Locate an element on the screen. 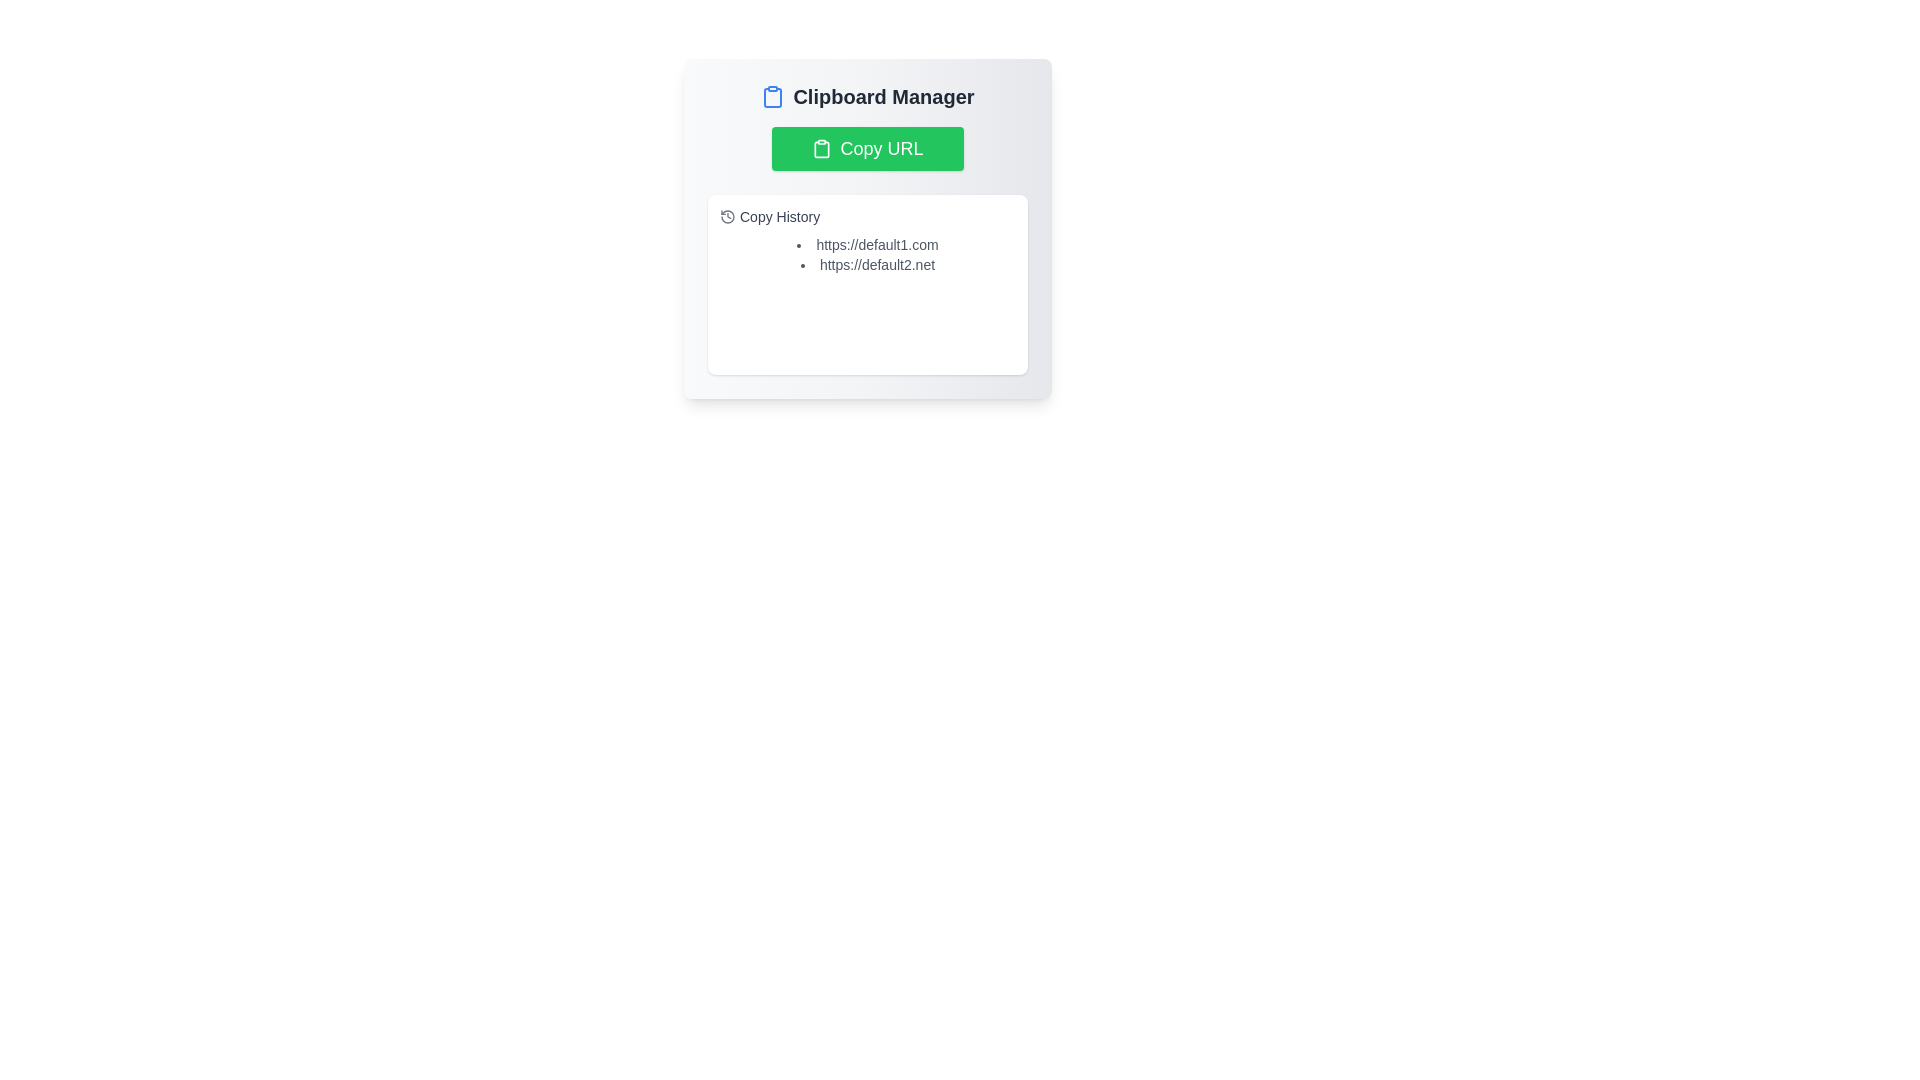  the clipboard icon element located at the top-left corner of the 'Clipboard Manager' card to focus on it is located at coordinates (772, 97).